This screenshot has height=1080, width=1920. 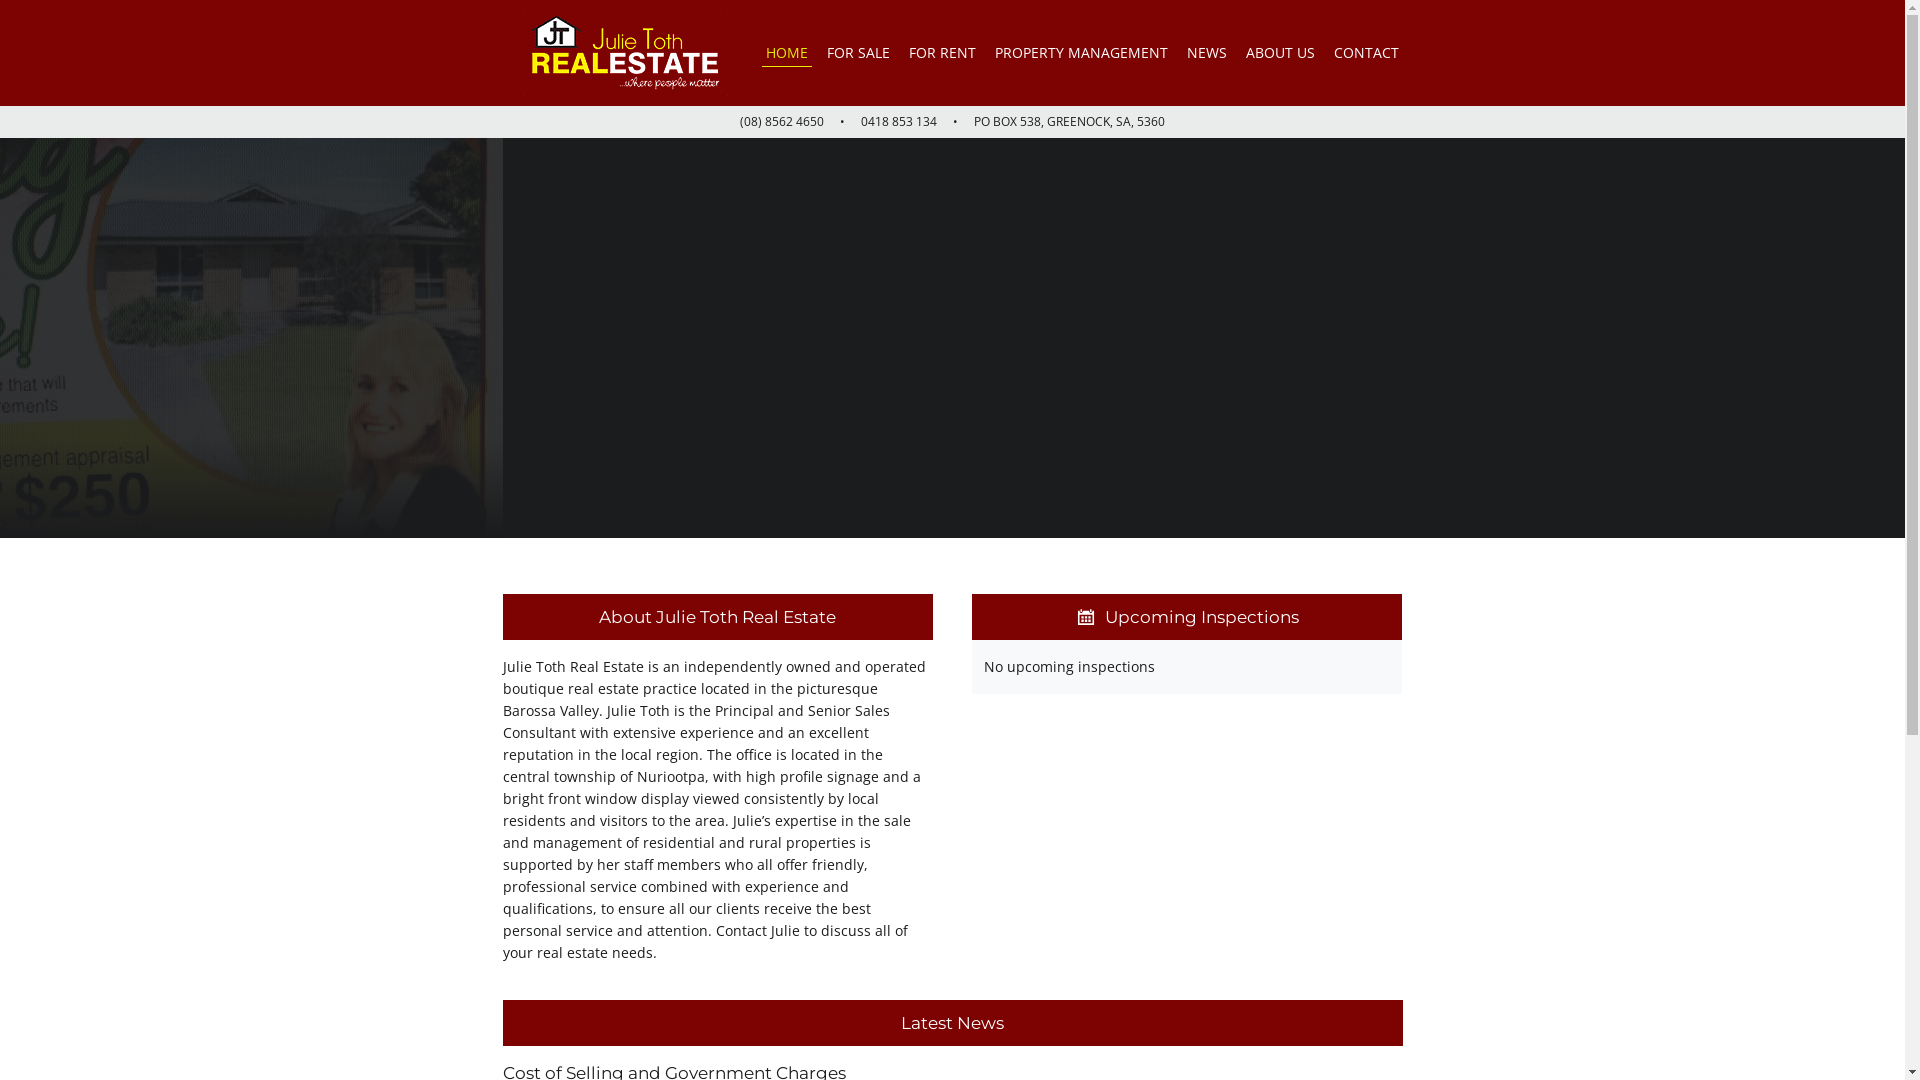 What do you see at coordinates (857, 52) in the screenshot?
I see `'FOR SALE'` at bounding box center [857, 52].